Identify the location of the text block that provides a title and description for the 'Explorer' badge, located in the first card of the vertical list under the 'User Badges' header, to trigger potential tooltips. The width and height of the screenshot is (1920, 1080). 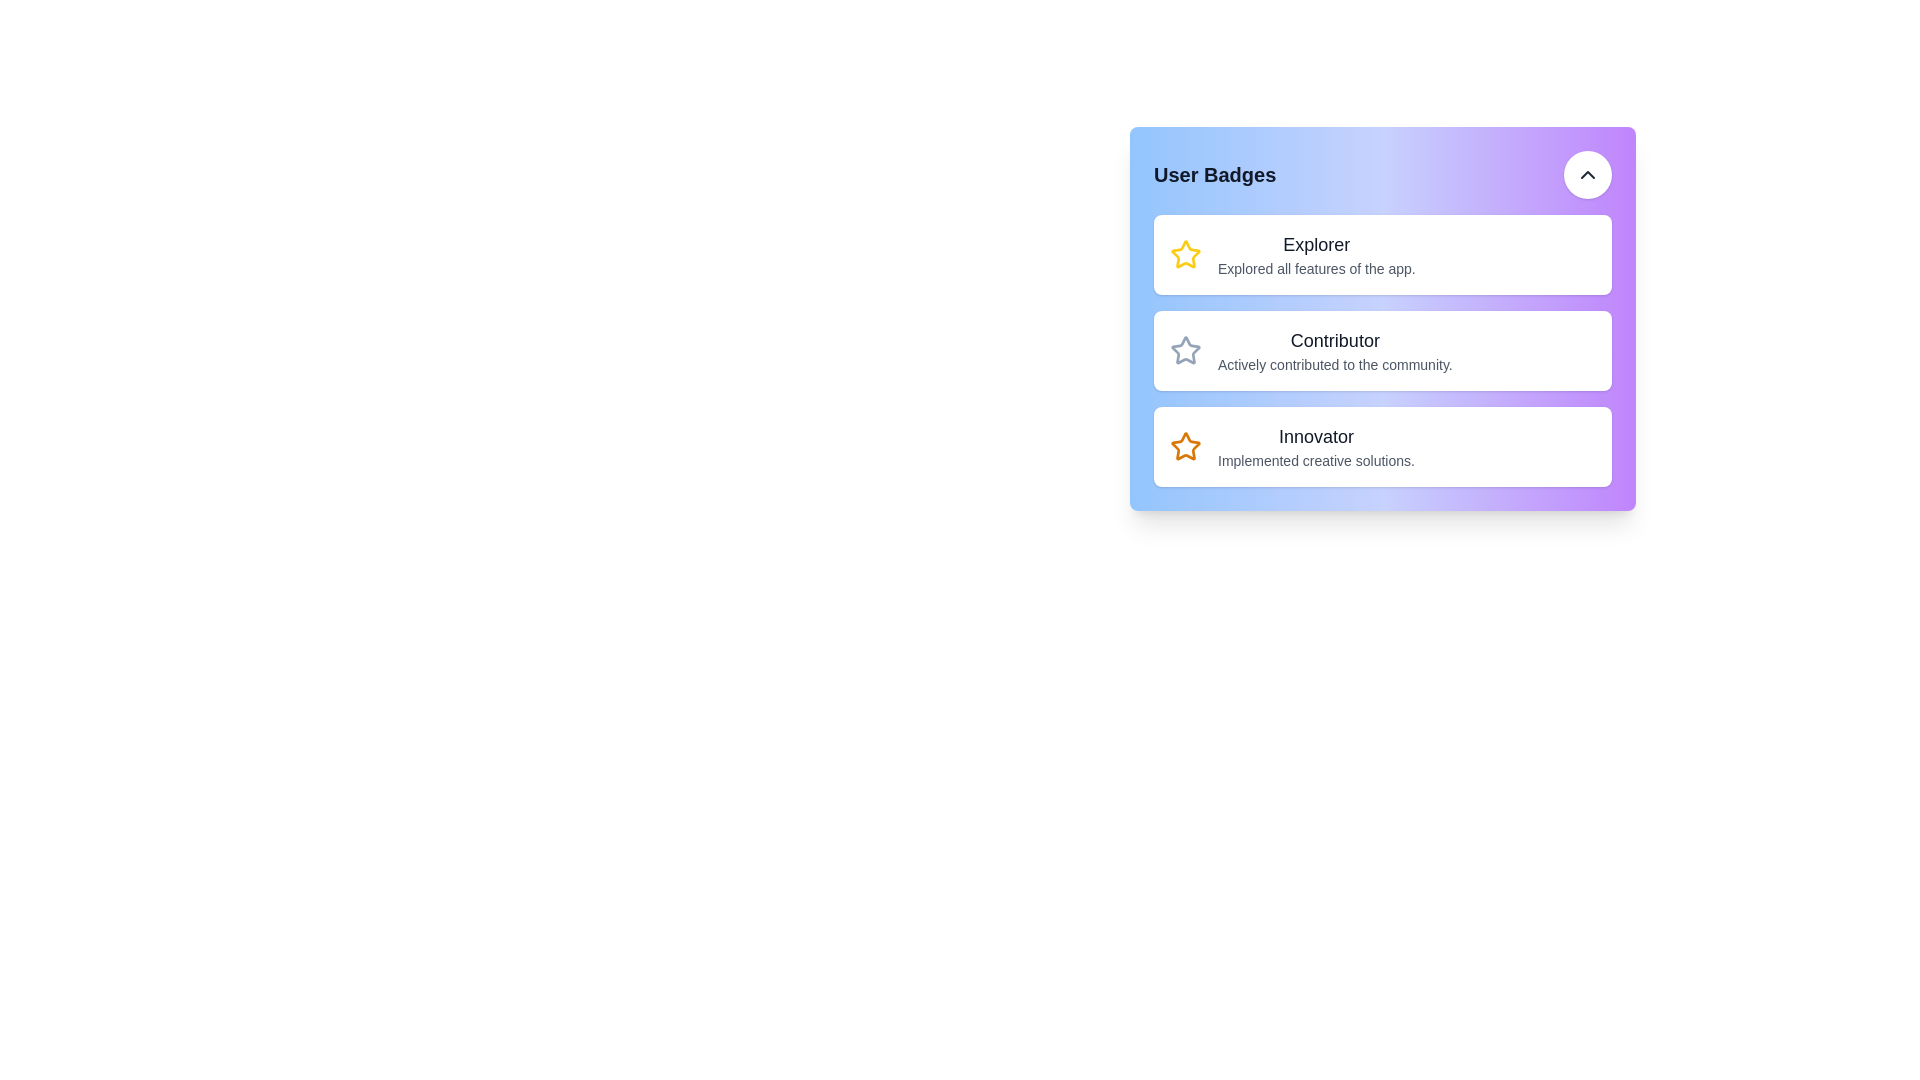
(1316, 253).